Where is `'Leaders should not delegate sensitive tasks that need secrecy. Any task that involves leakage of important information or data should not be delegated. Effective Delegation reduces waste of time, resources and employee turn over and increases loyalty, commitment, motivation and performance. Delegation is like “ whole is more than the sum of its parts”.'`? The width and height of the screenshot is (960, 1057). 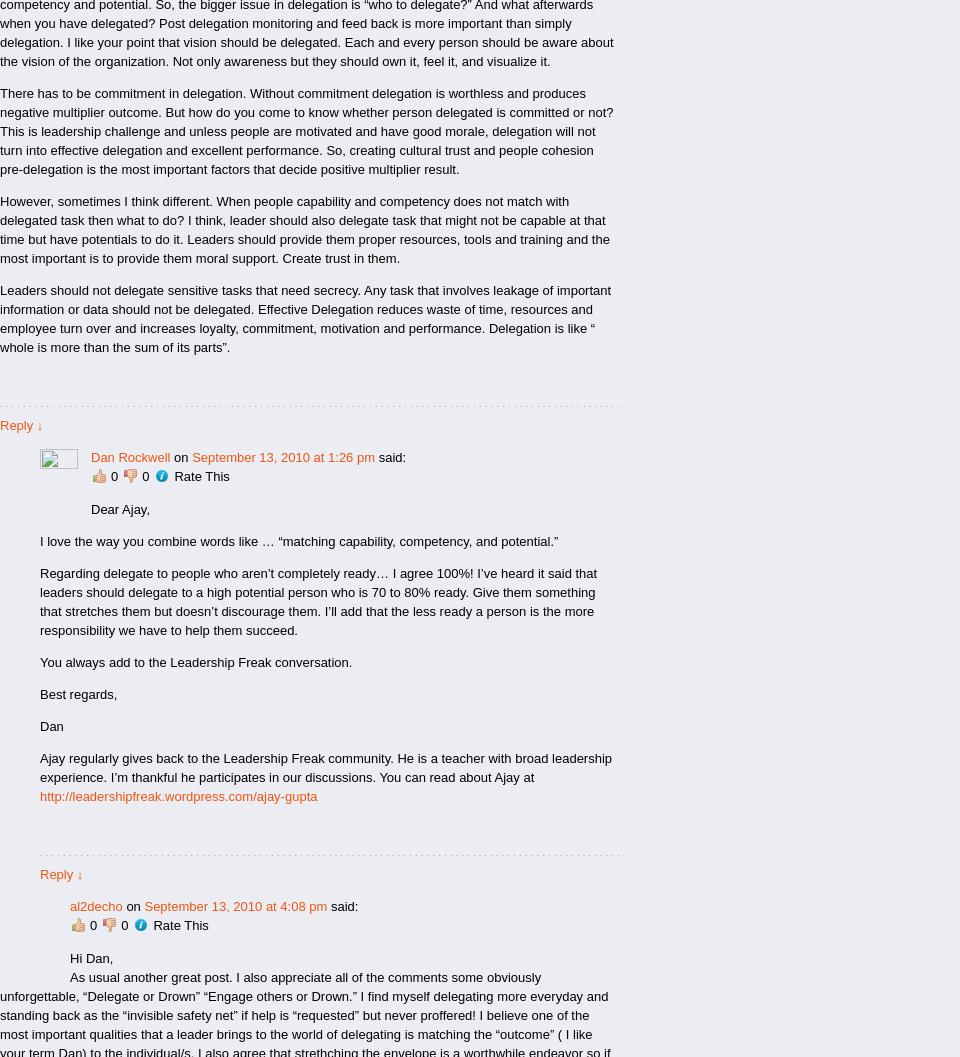
'Leaders should not delegate sensitive tasks that need secrecy. Any task that involves leakage of important information or data should not be delegated. Effective Delegation reduces waste of time, resources and employee turn over and increases loyalty, commitment, motivation and performance. Delegation is like “ whole is more than the sum of its parts”.' is located at coordinates (0, 319).